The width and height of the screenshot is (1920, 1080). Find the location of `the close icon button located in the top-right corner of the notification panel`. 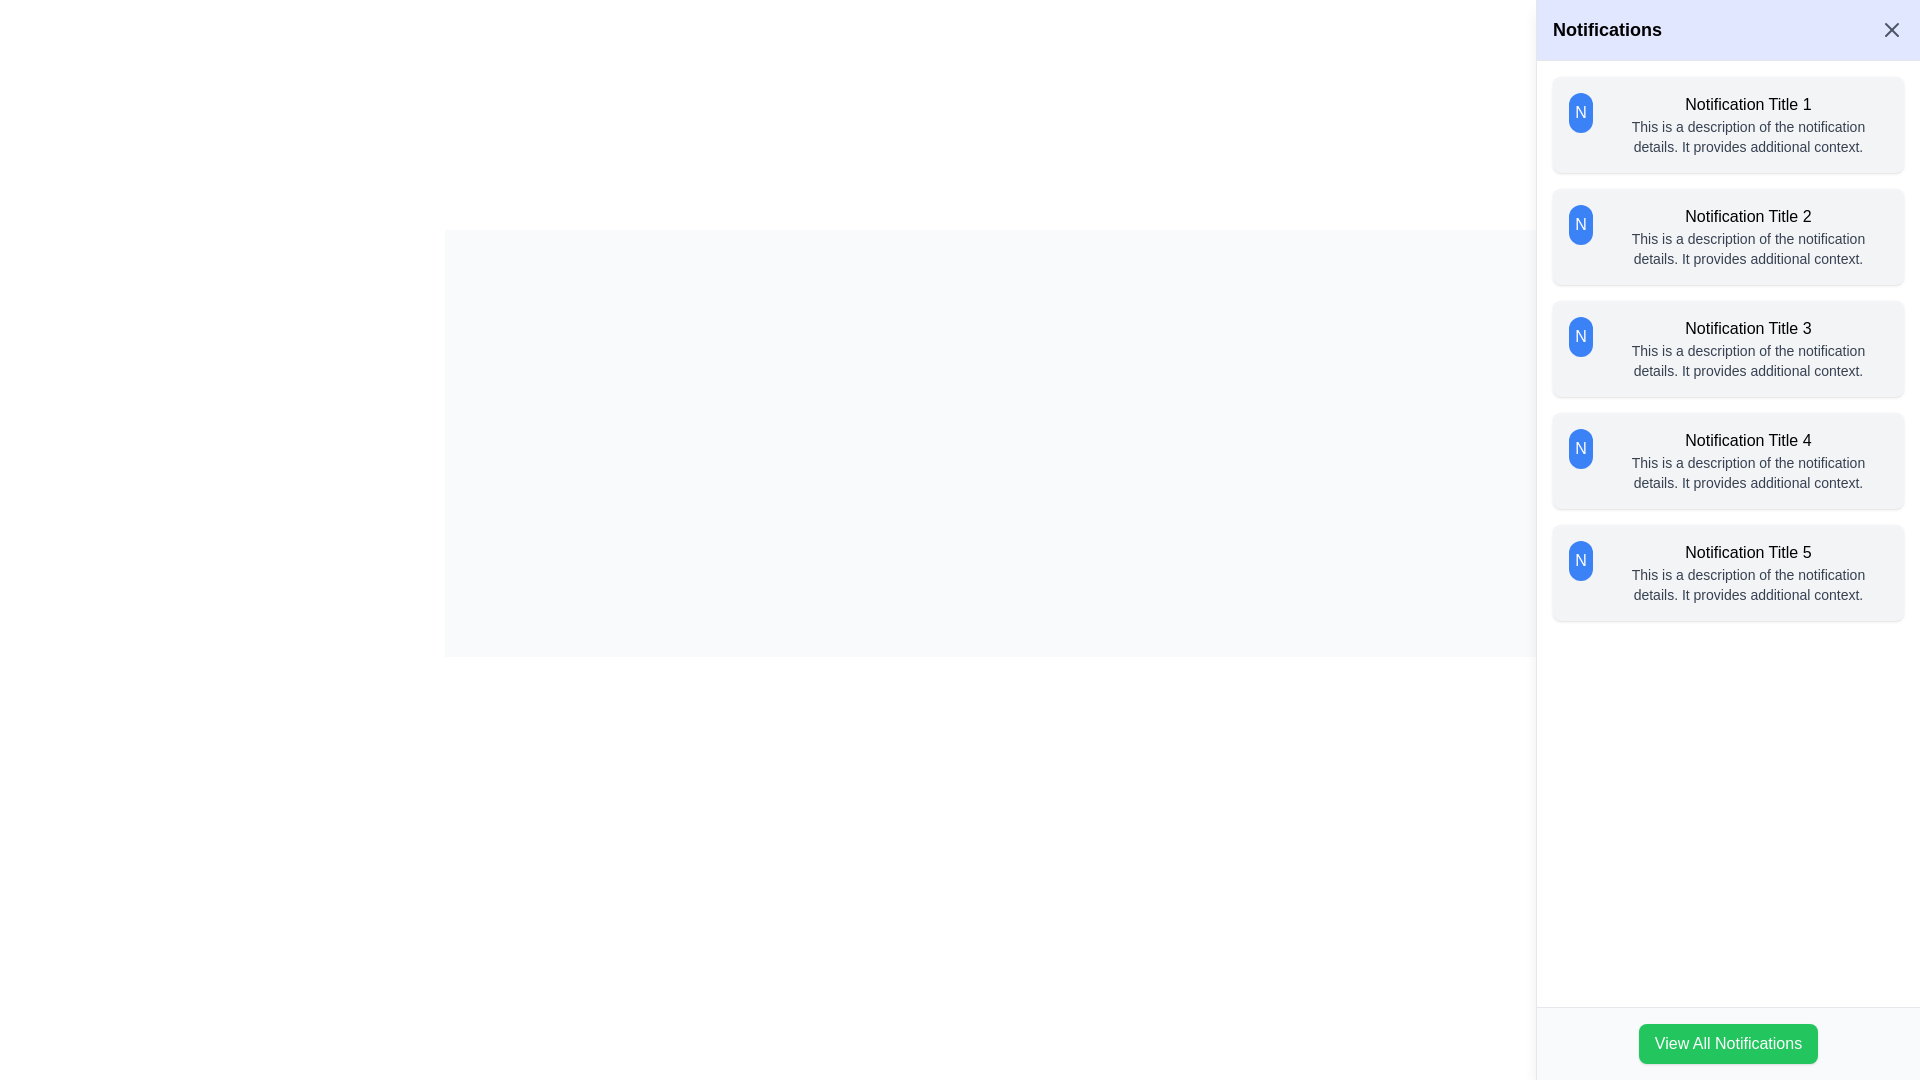

the close icon button located in the top-right corner of the notification panel is located at coordinates (1890, 30).